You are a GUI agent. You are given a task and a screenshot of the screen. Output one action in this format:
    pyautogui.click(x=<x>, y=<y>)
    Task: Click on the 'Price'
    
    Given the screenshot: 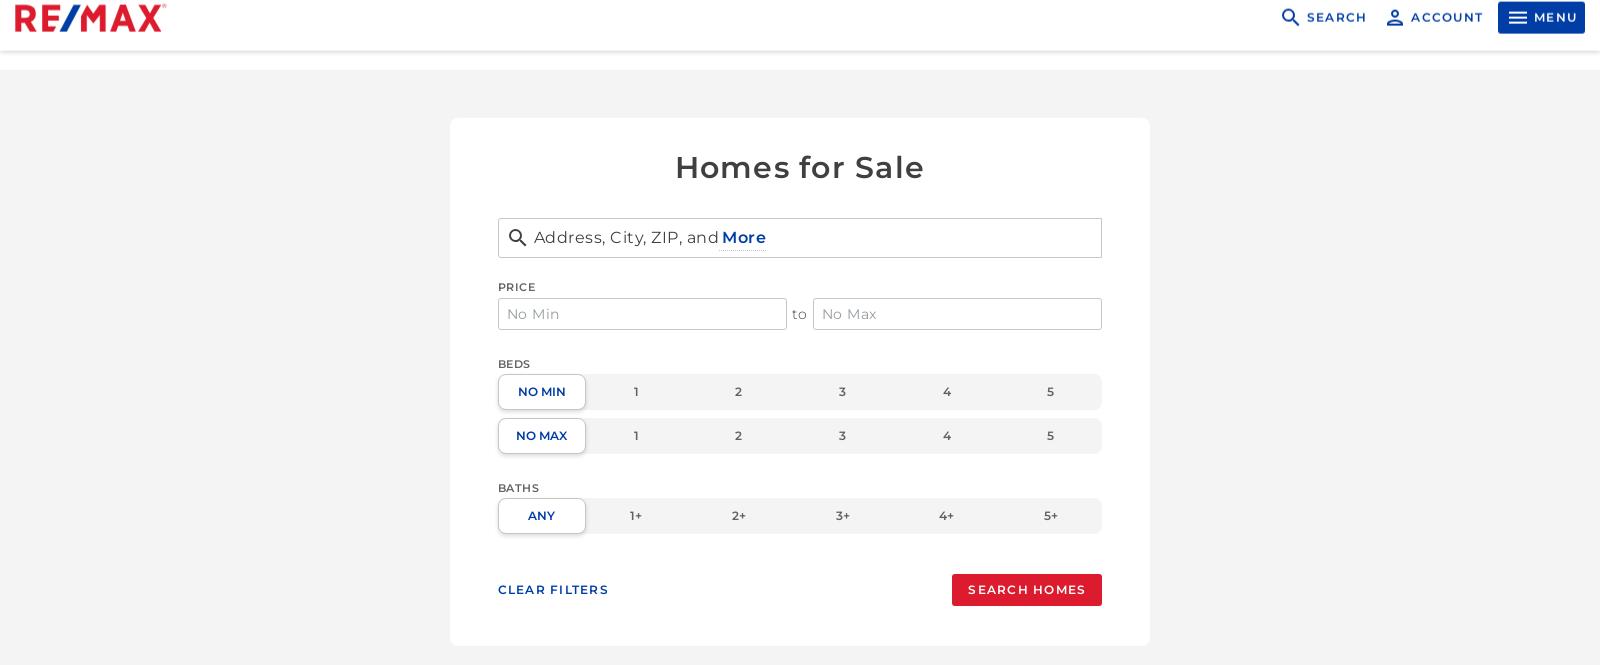 What is the action you would take?
    pyautogui.click(x=515, y=287)
    